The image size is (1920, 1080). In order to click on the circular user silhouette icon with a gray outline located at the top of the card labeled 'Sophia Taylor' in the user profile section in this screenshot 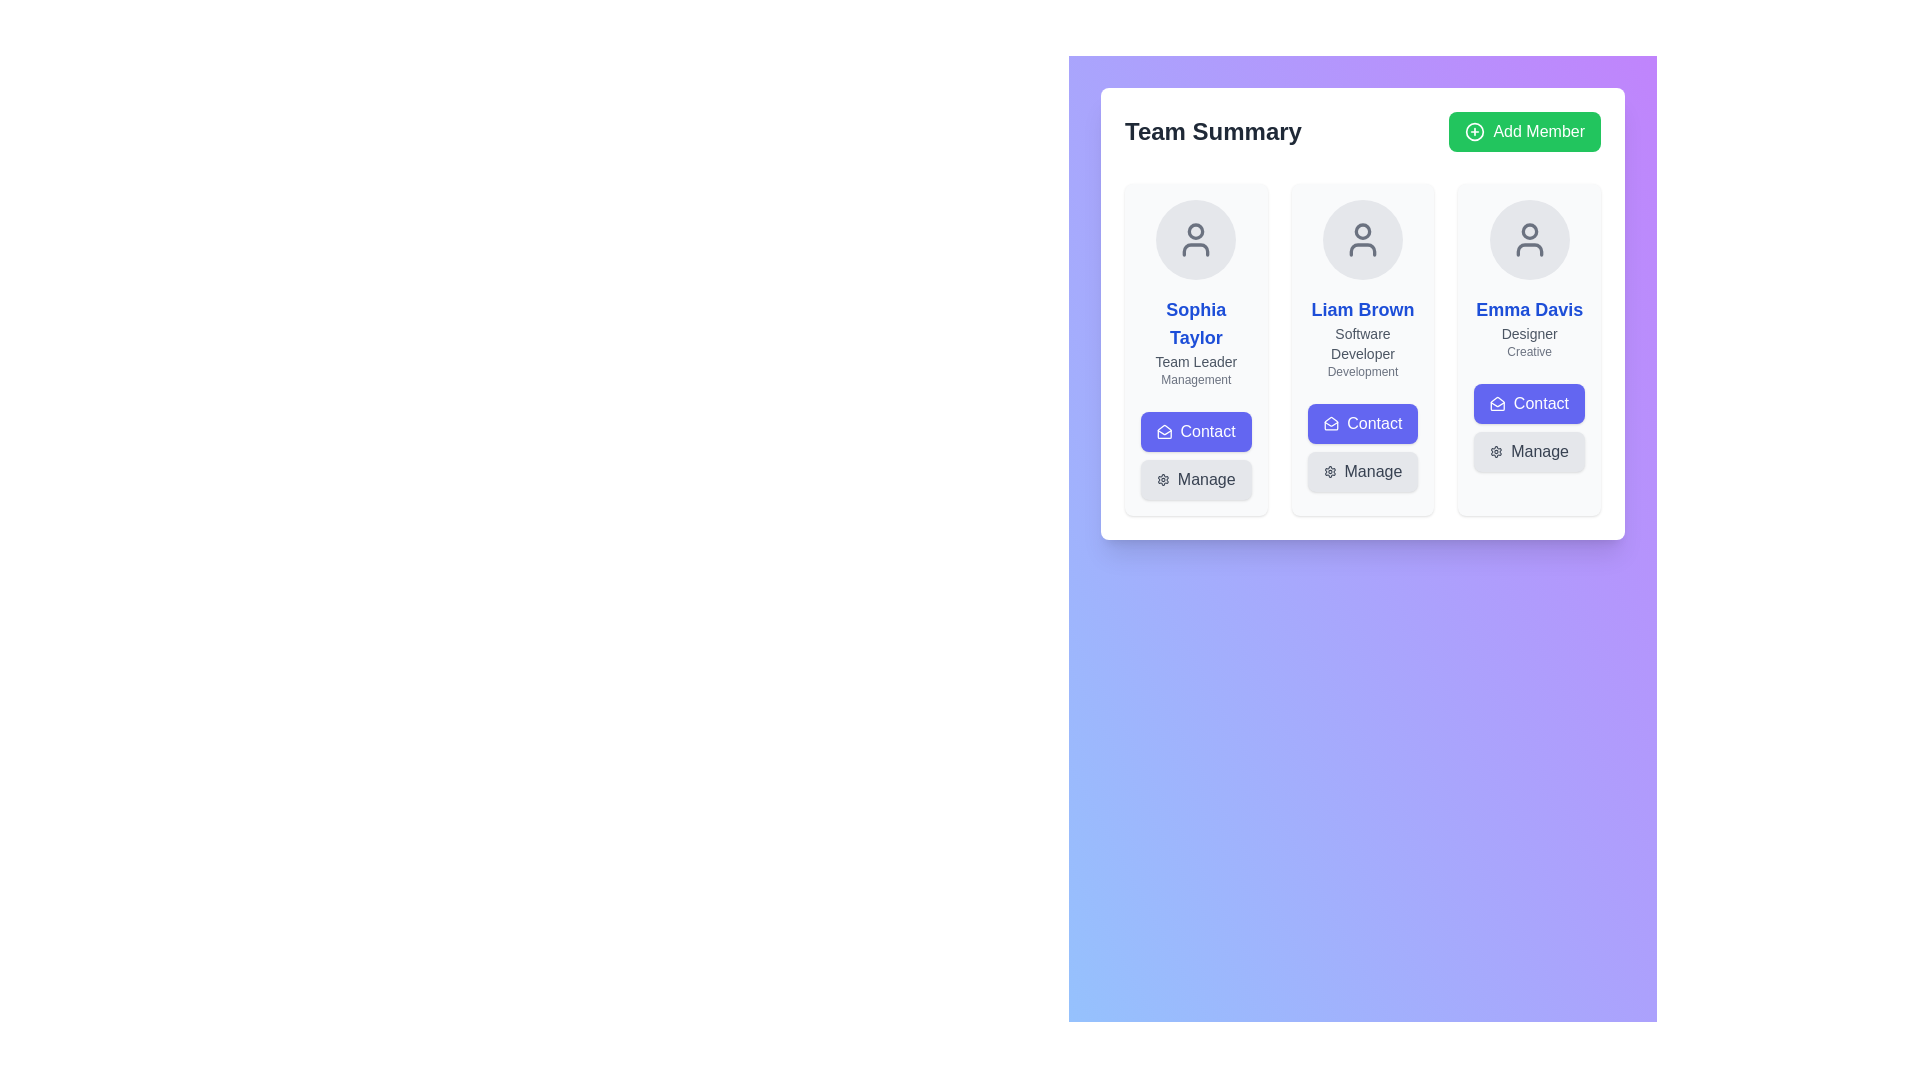, I will do `click(1196, 238)`.